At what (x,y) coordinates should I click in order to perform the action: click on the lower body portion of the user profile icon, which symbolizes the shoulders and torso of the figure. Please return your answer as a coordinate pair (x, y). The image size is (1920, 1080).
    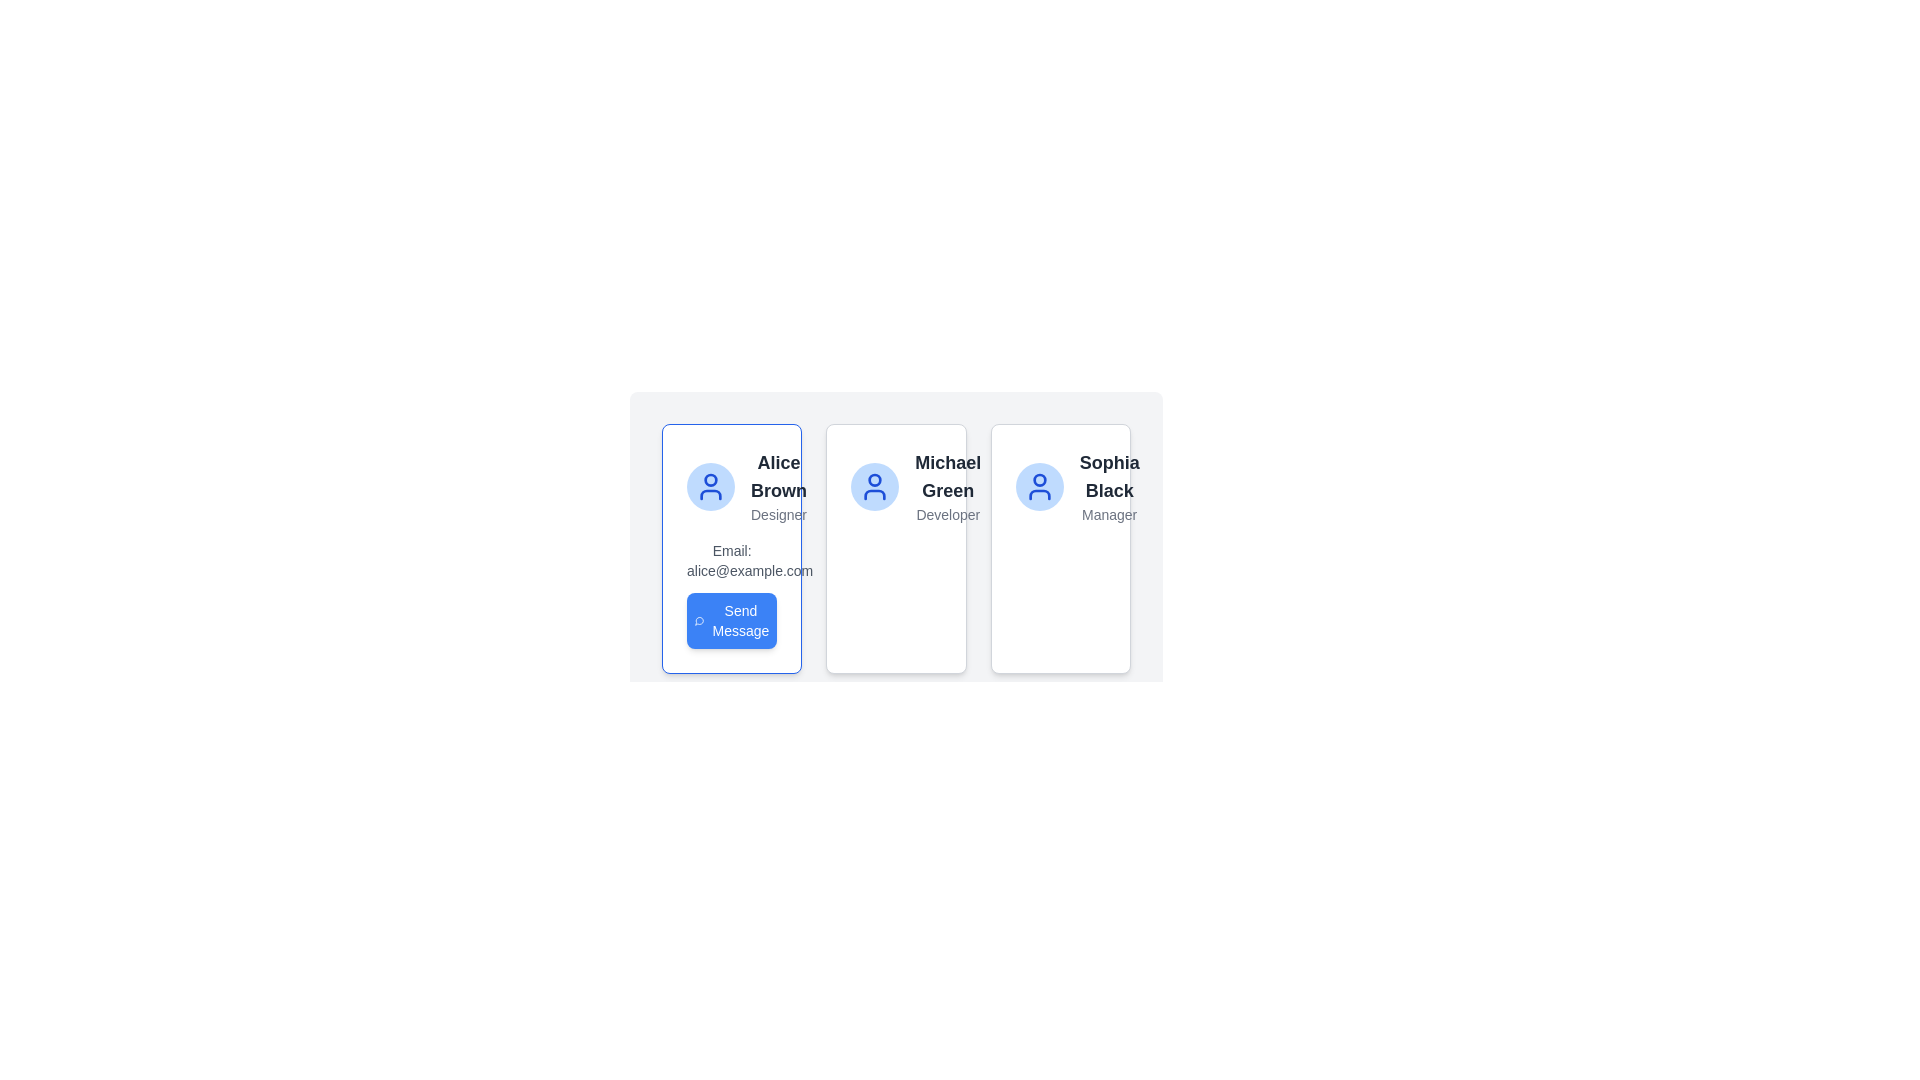
    Looking at the image, I should click on (710, 494).